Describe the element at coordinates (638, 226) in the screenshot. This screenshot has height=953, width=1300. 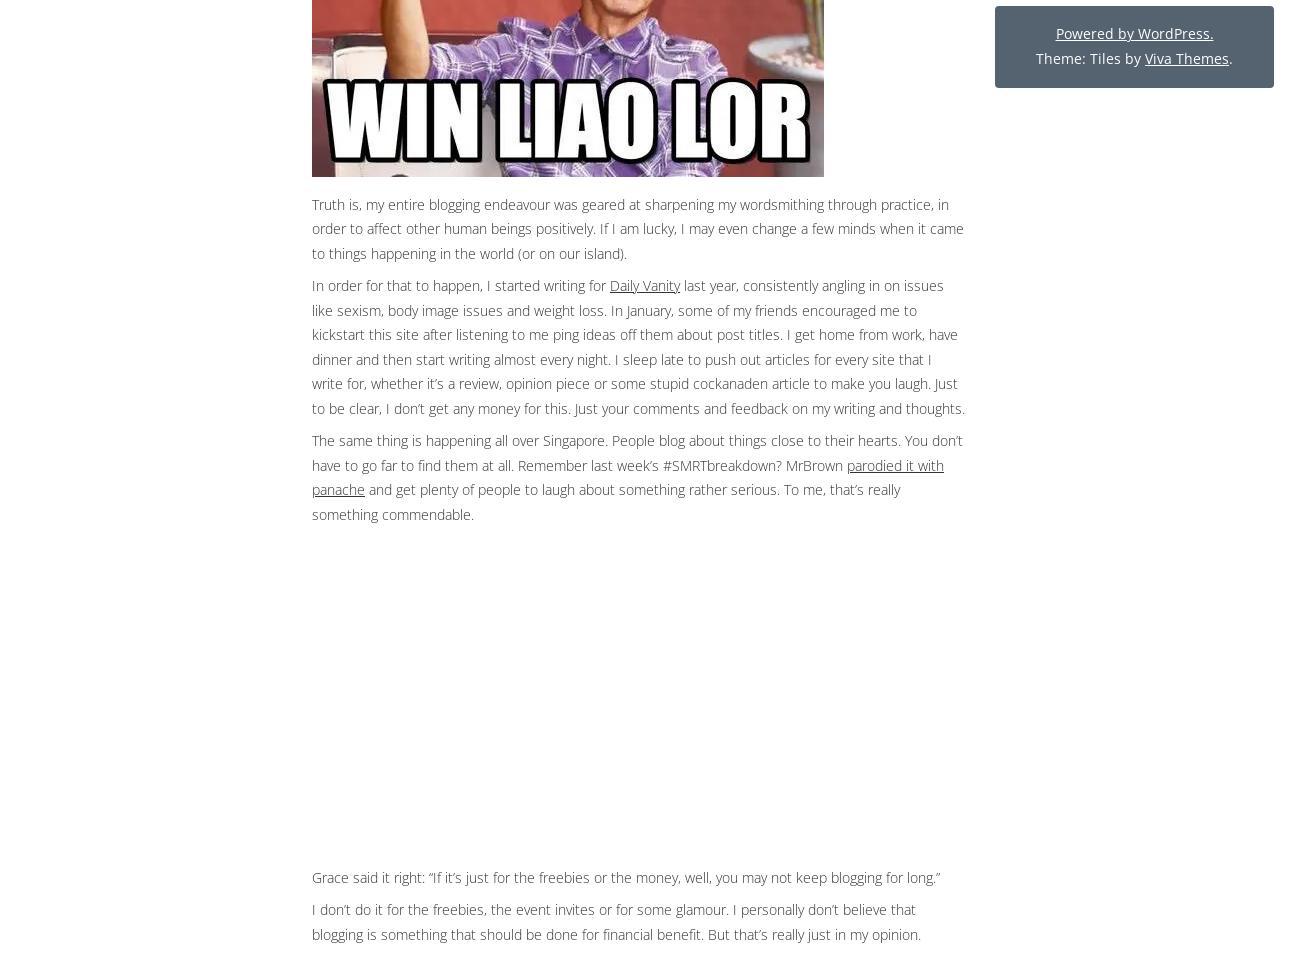
I see `'Truth is, my entire blogging endeavour was geared at sharpening my wordsmithing through practice, in order to affect other human beings positively. If I am lucky, I may even change a few minds when it came to things happening in the world (or on our island).'` at that location.